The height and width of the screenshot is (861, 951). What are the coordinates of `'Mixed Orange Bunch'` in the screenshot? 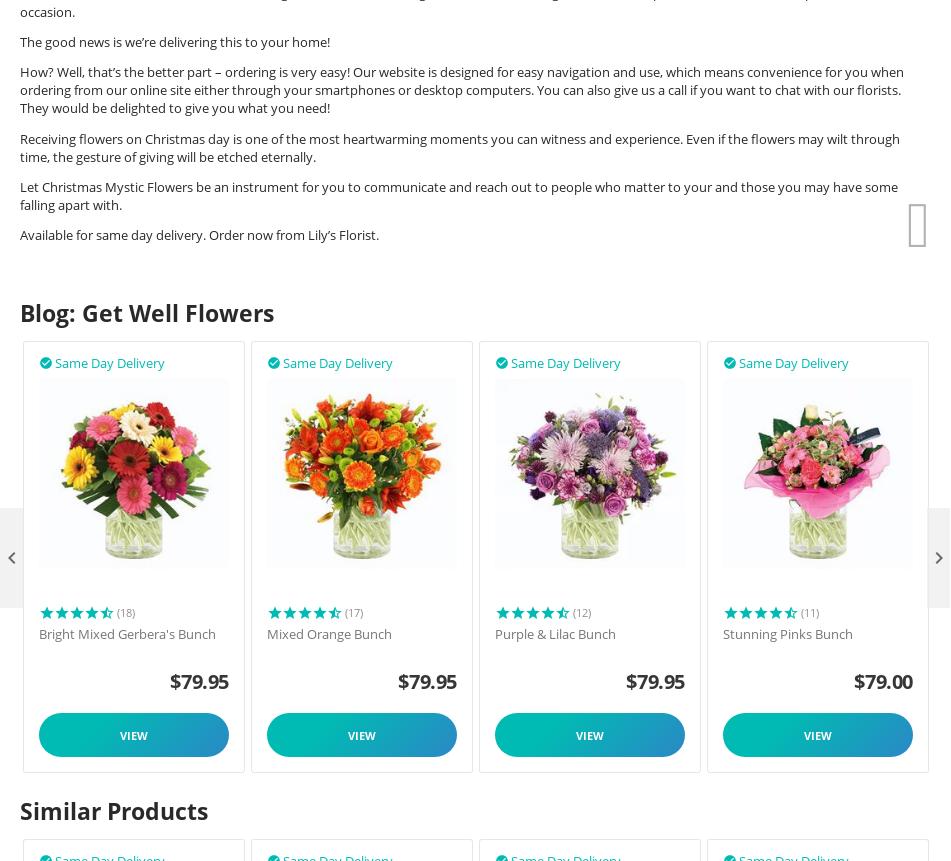 It's located at (329, 634).